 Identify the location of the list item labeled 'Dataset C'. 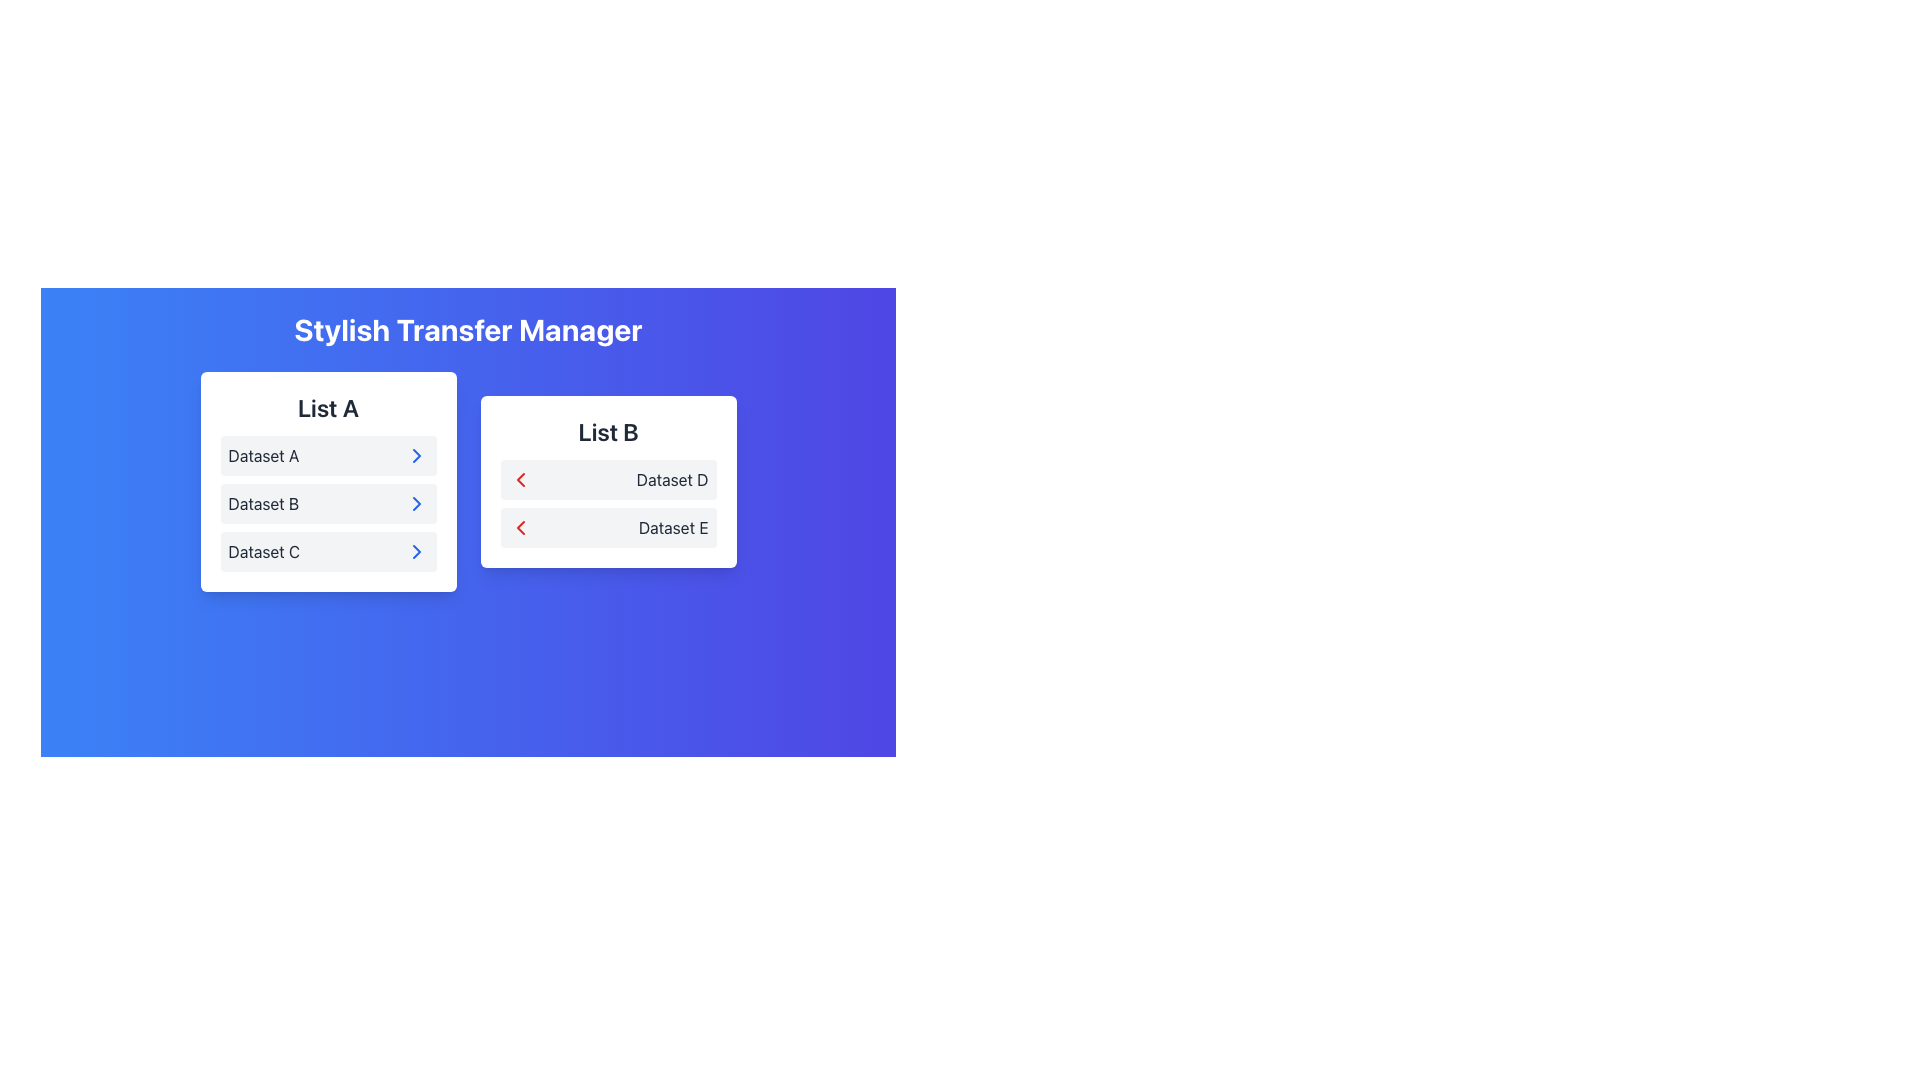
(328, 551).